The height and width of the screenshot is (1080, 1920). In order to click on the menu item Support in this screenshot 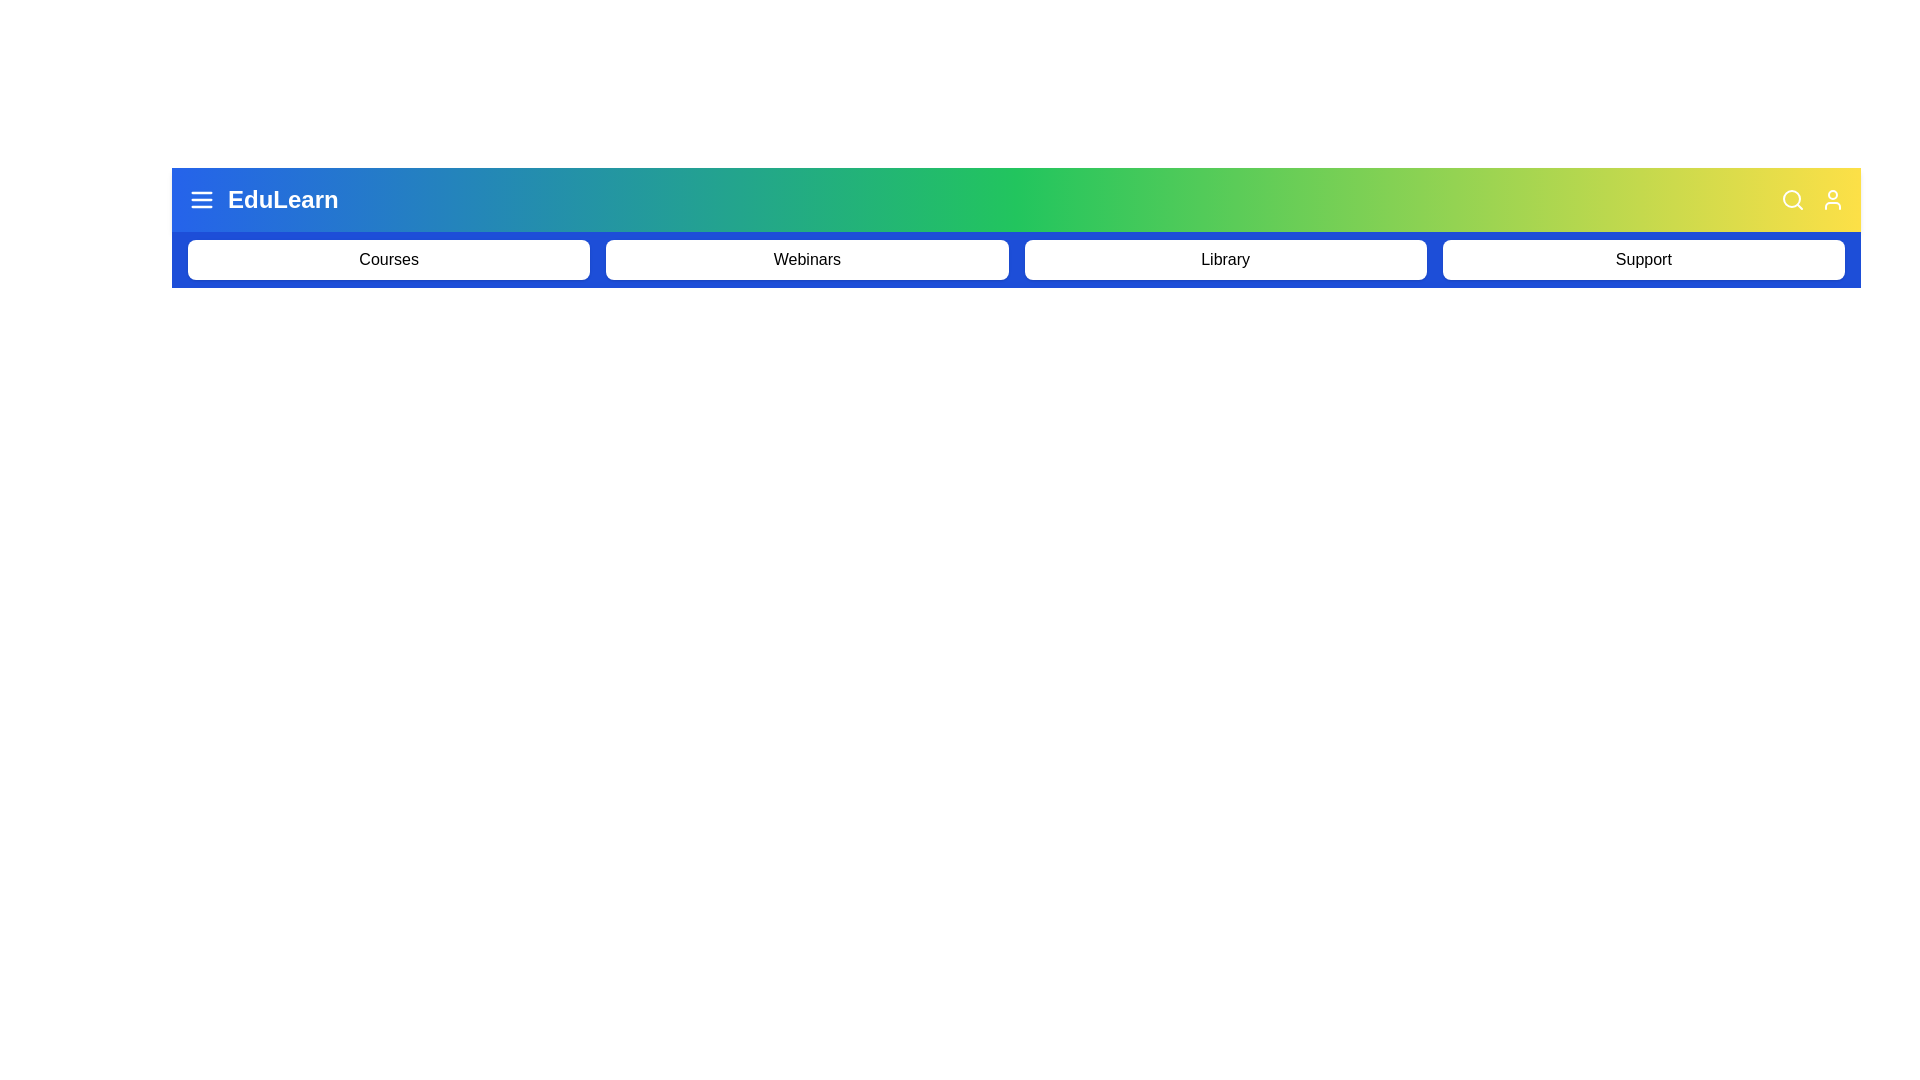, I will do `click(1642, 258)`.